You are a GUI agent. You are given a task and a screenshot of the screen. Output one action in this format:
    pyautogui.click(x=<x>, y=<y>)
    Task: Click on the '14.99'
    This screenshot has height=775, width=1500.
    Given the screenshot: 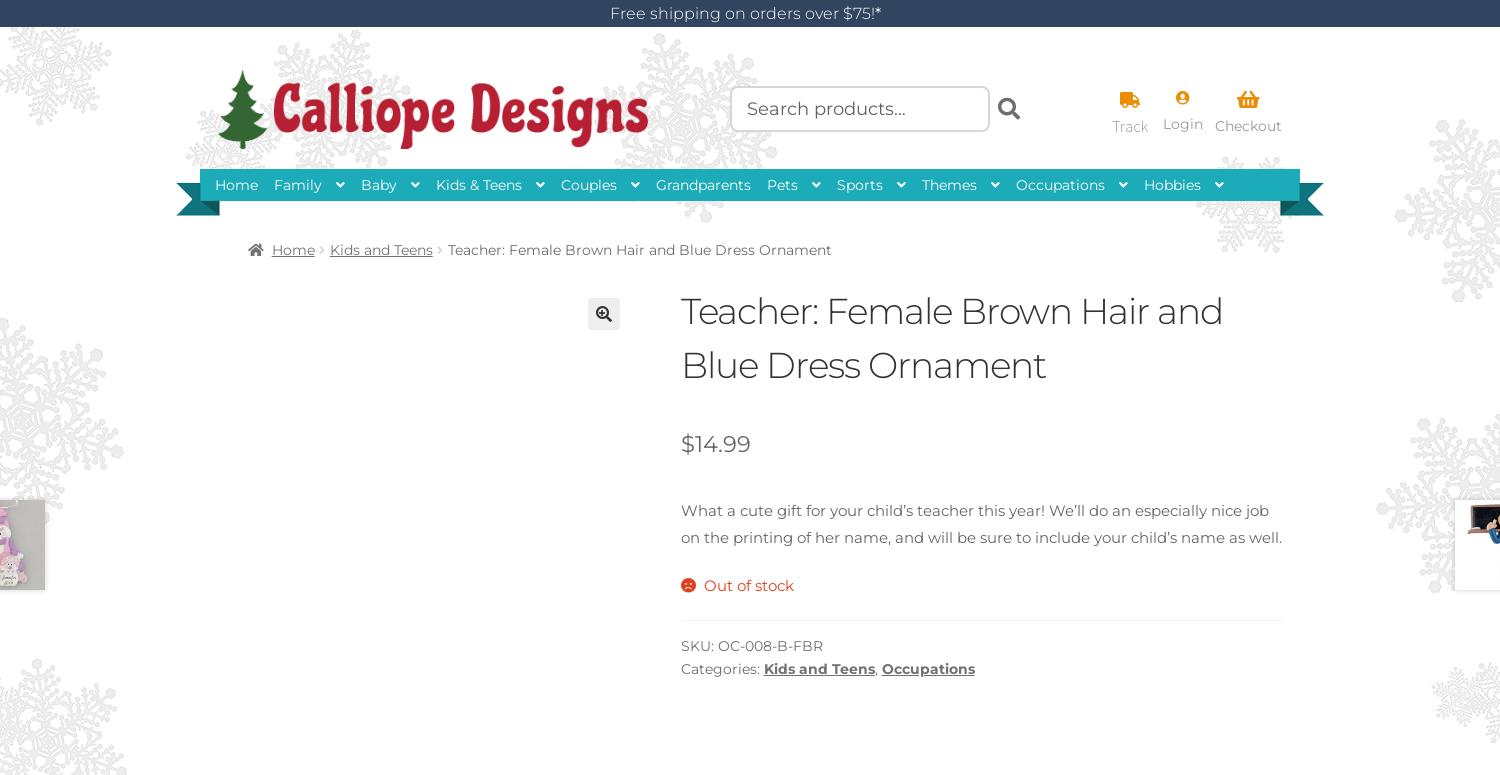 What is the action you would take?
    pyautogui.click(x=720, y=443)
    